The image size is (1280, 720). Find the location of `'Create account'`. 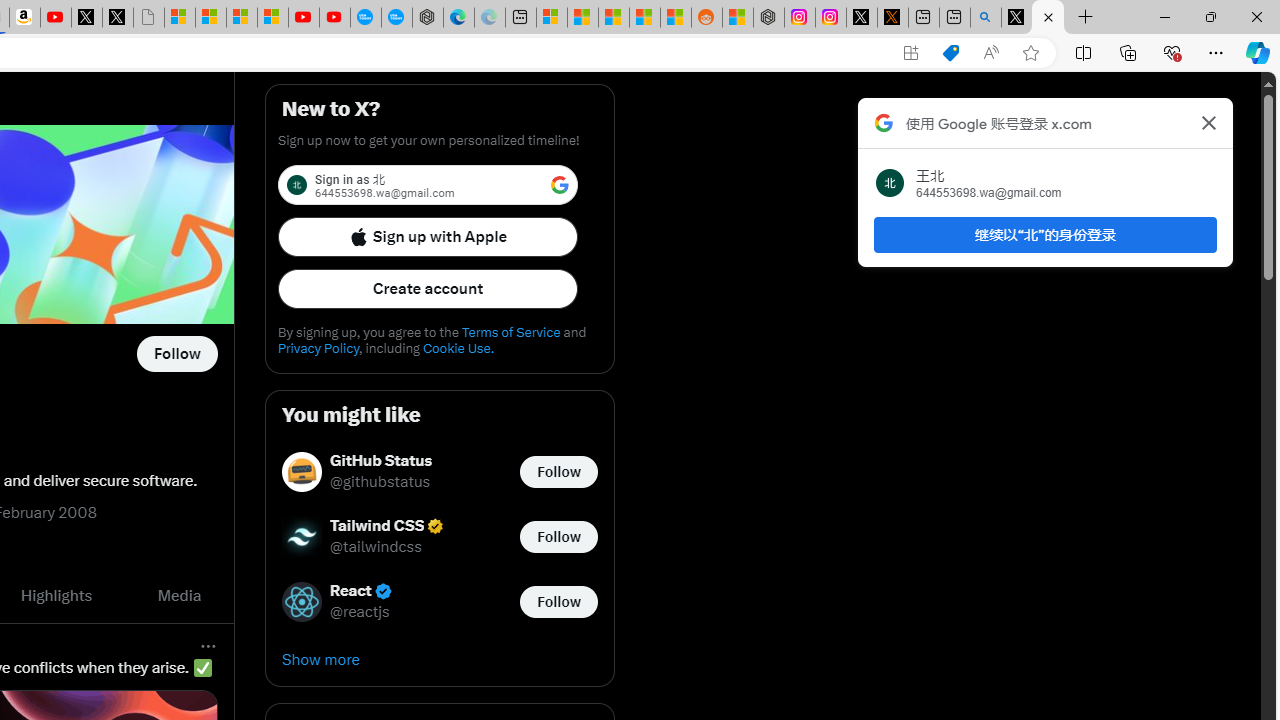

'Create account' is located at coordinates (427, 289).